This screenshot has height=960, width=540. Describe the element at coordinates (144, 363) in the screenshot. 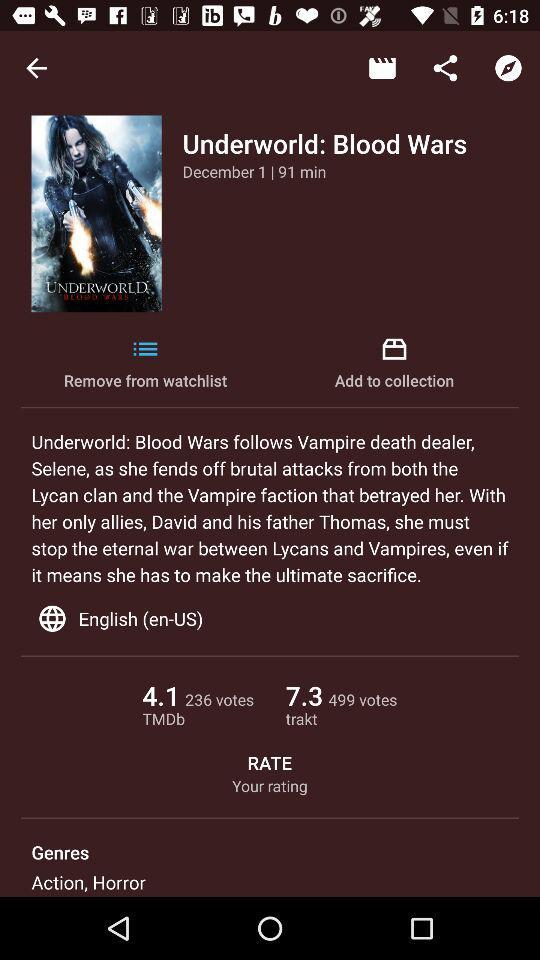

I see `icon next to add to collection icon` at that location.